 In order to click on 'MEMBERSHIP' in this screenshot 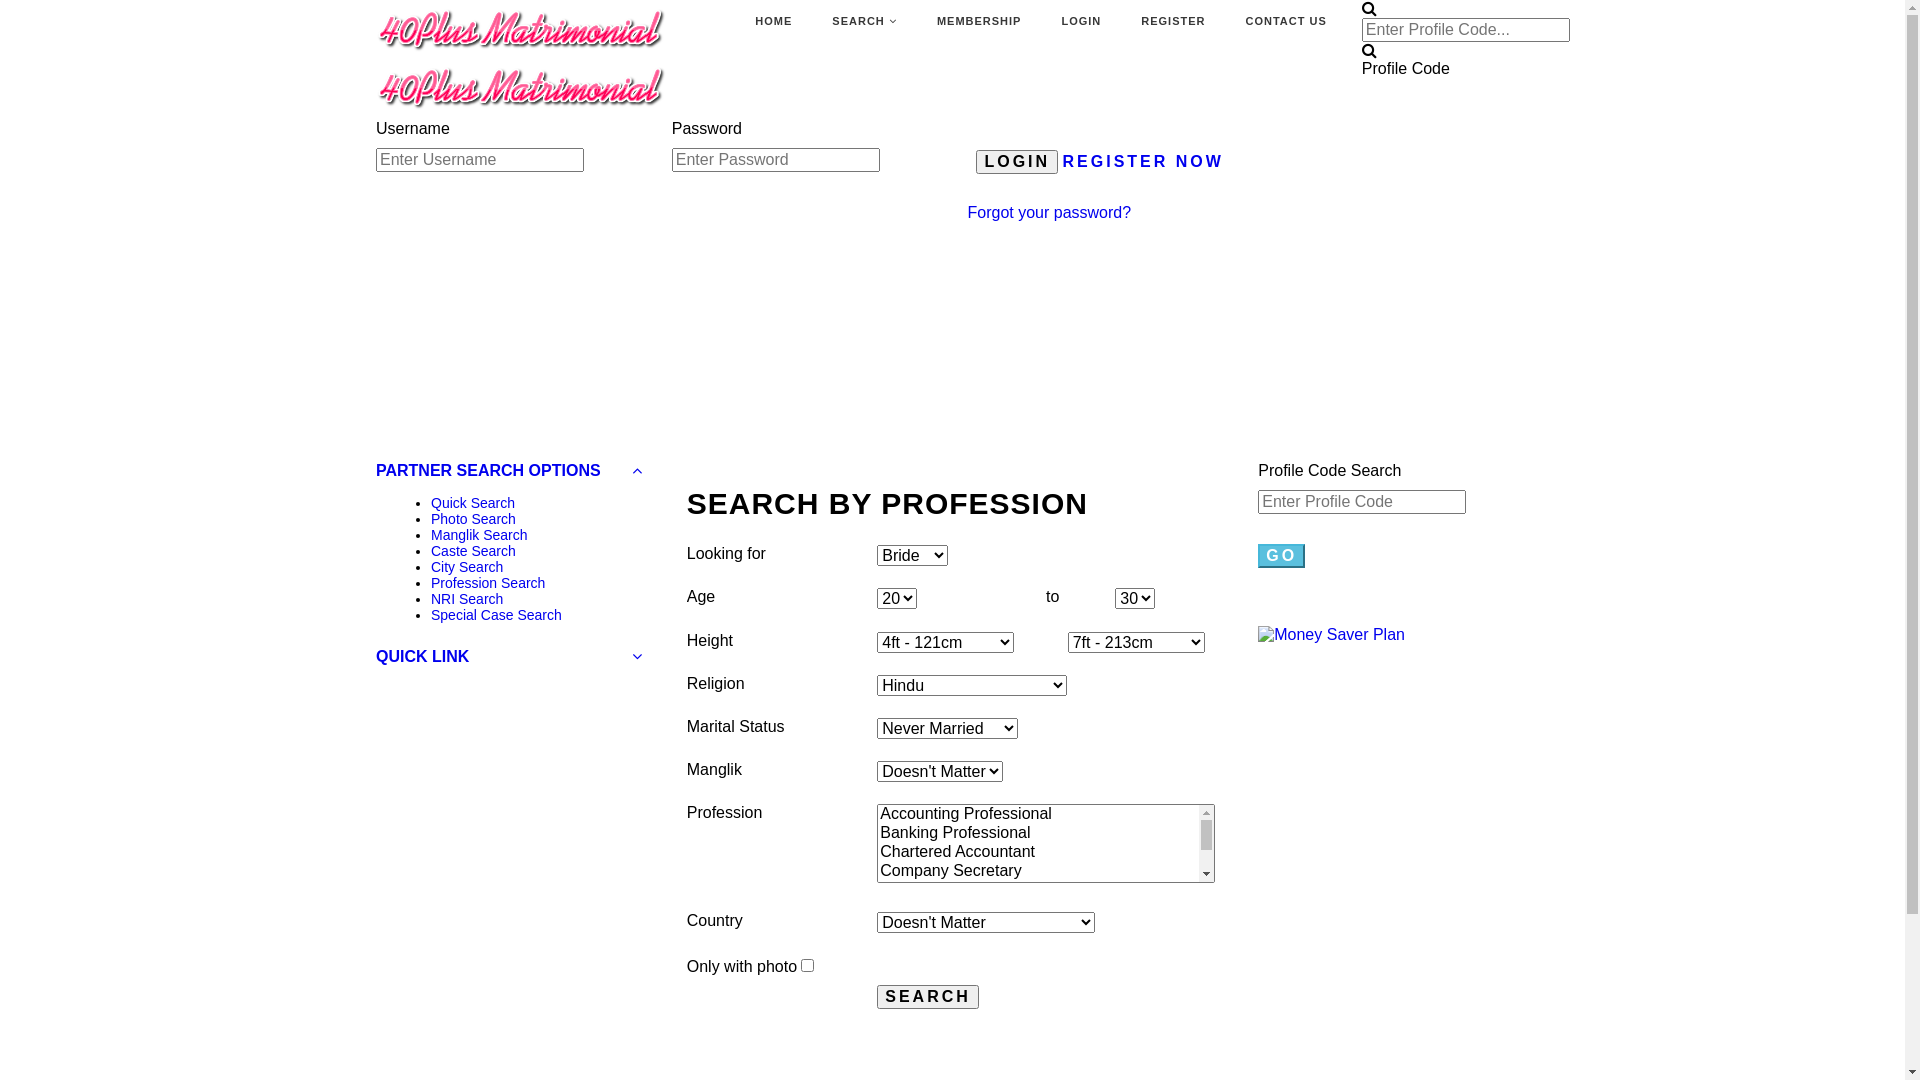, I will do `click(979, 22)`.